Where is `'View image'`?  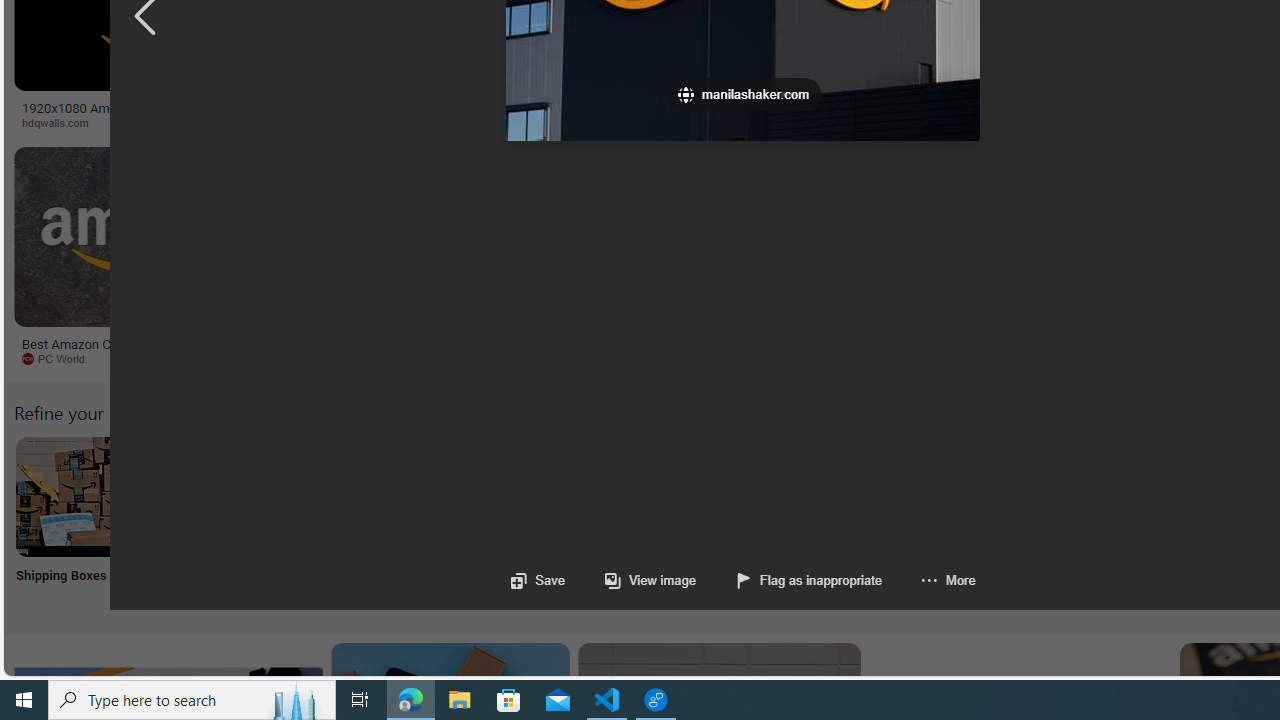 'View image' is located at coordinates (650, 580).